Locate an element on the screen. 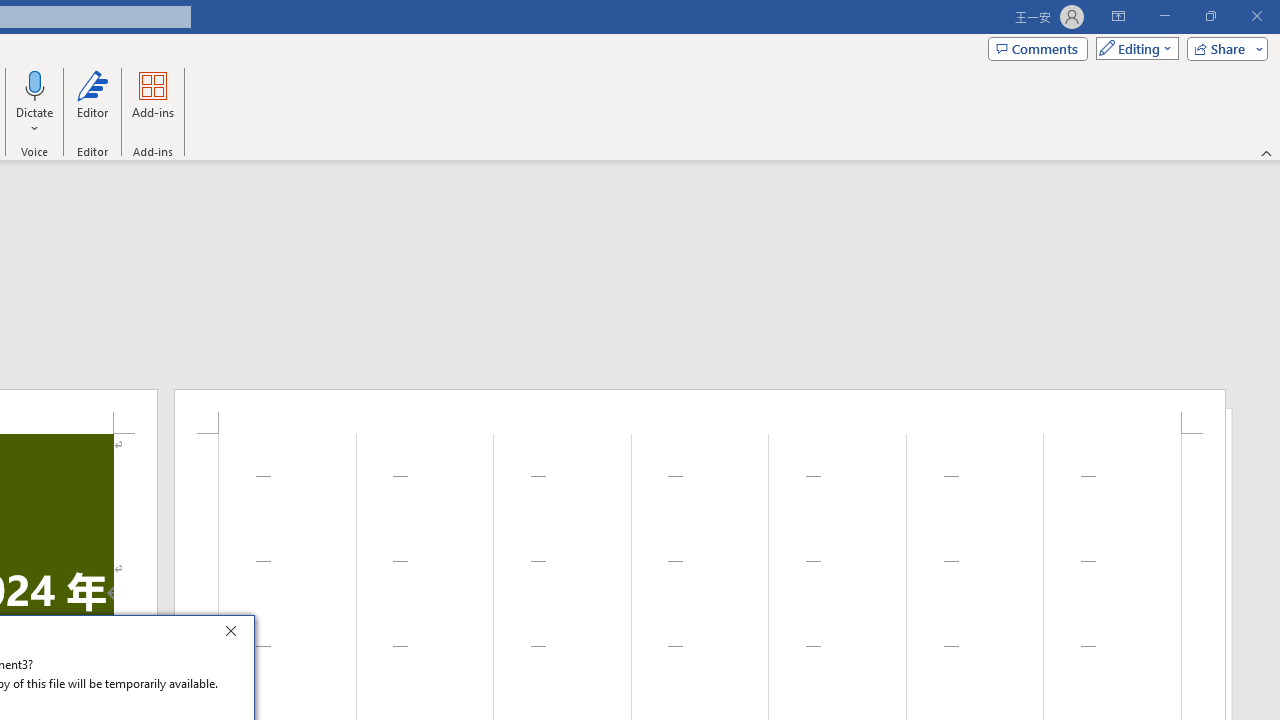 The image size is (1280, 720). 'Restore Down' is located at coordinates (1209, 16).